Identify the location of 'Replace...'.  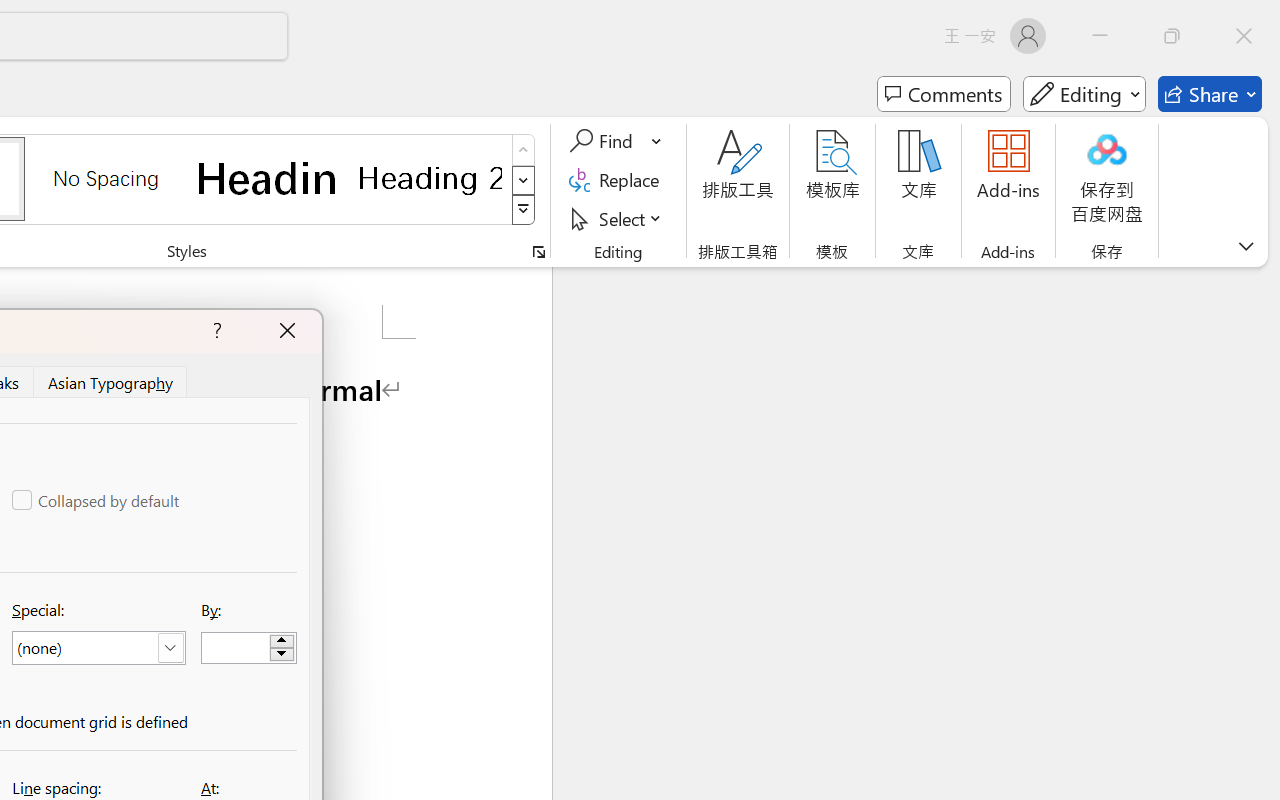
(616, 179).